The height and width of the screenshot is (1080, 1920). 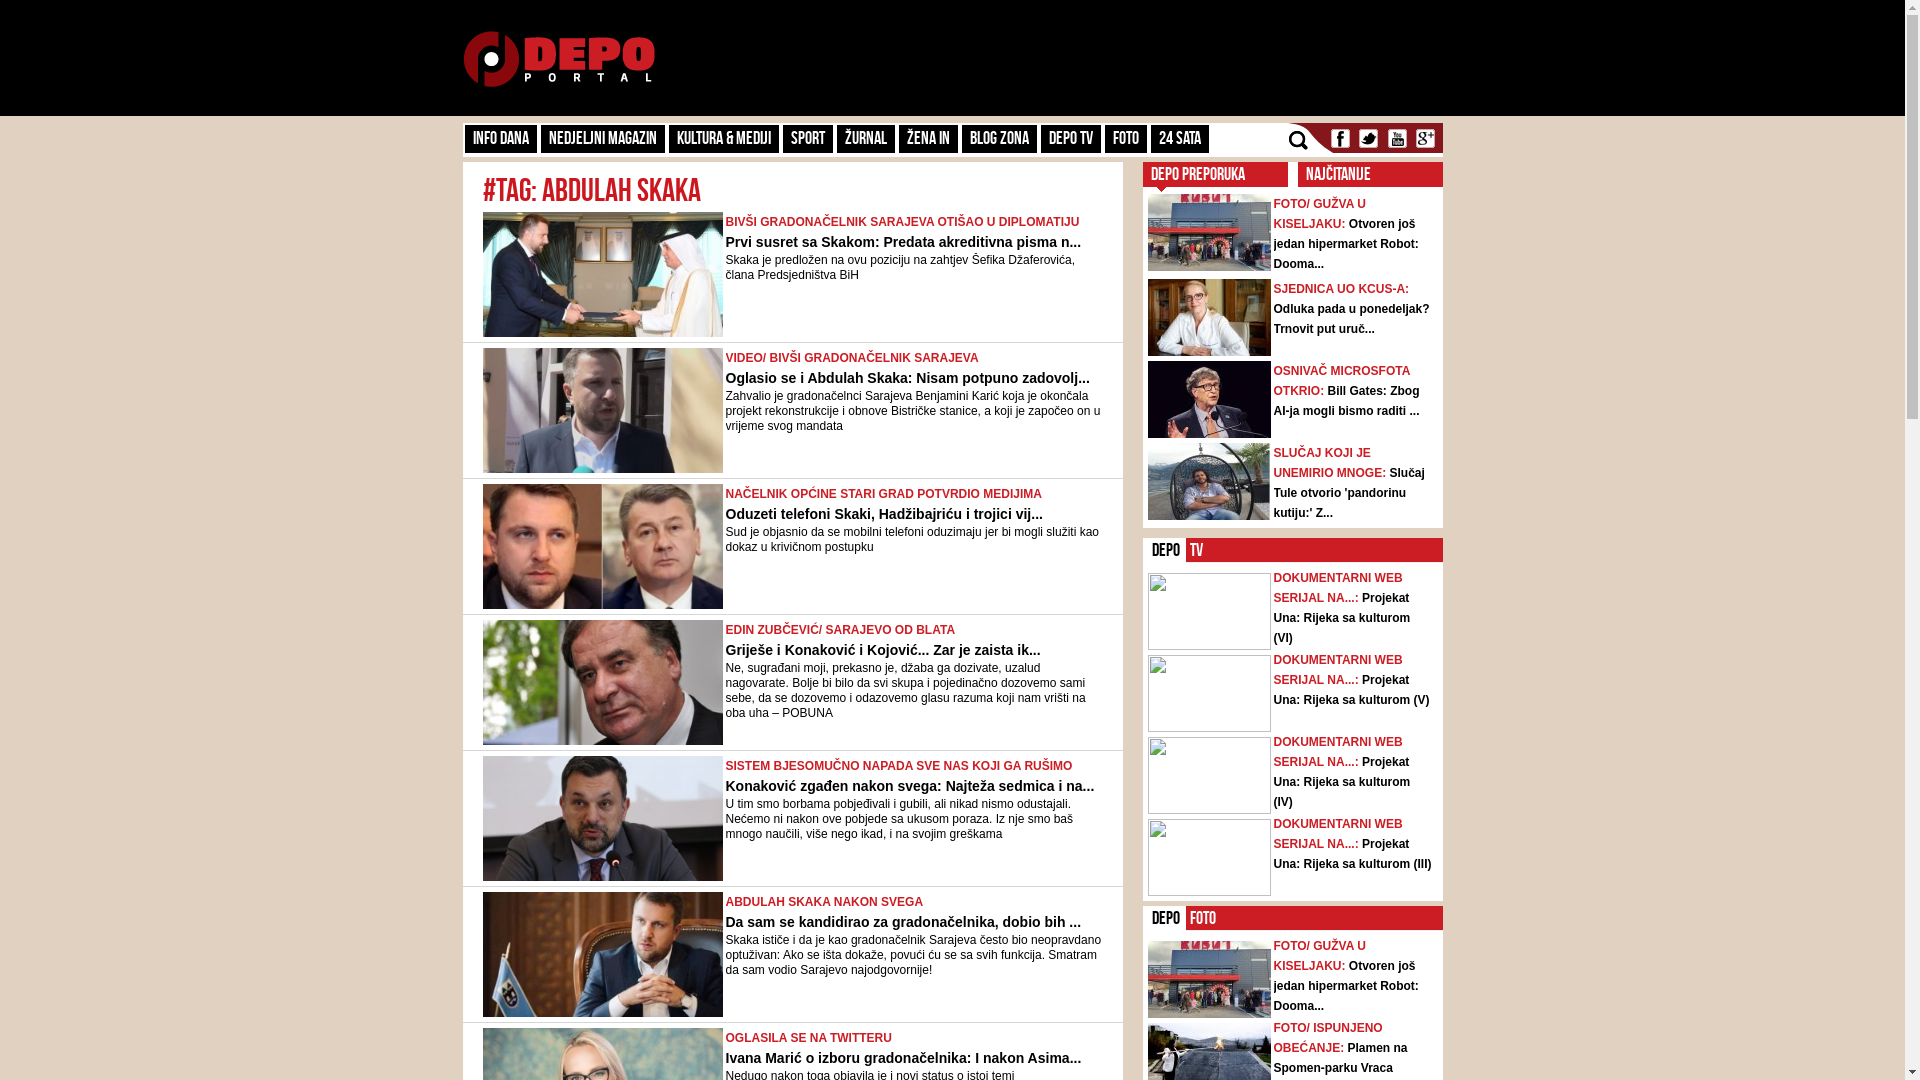 I want to click on 'Sport', so click(x=806, y=137).